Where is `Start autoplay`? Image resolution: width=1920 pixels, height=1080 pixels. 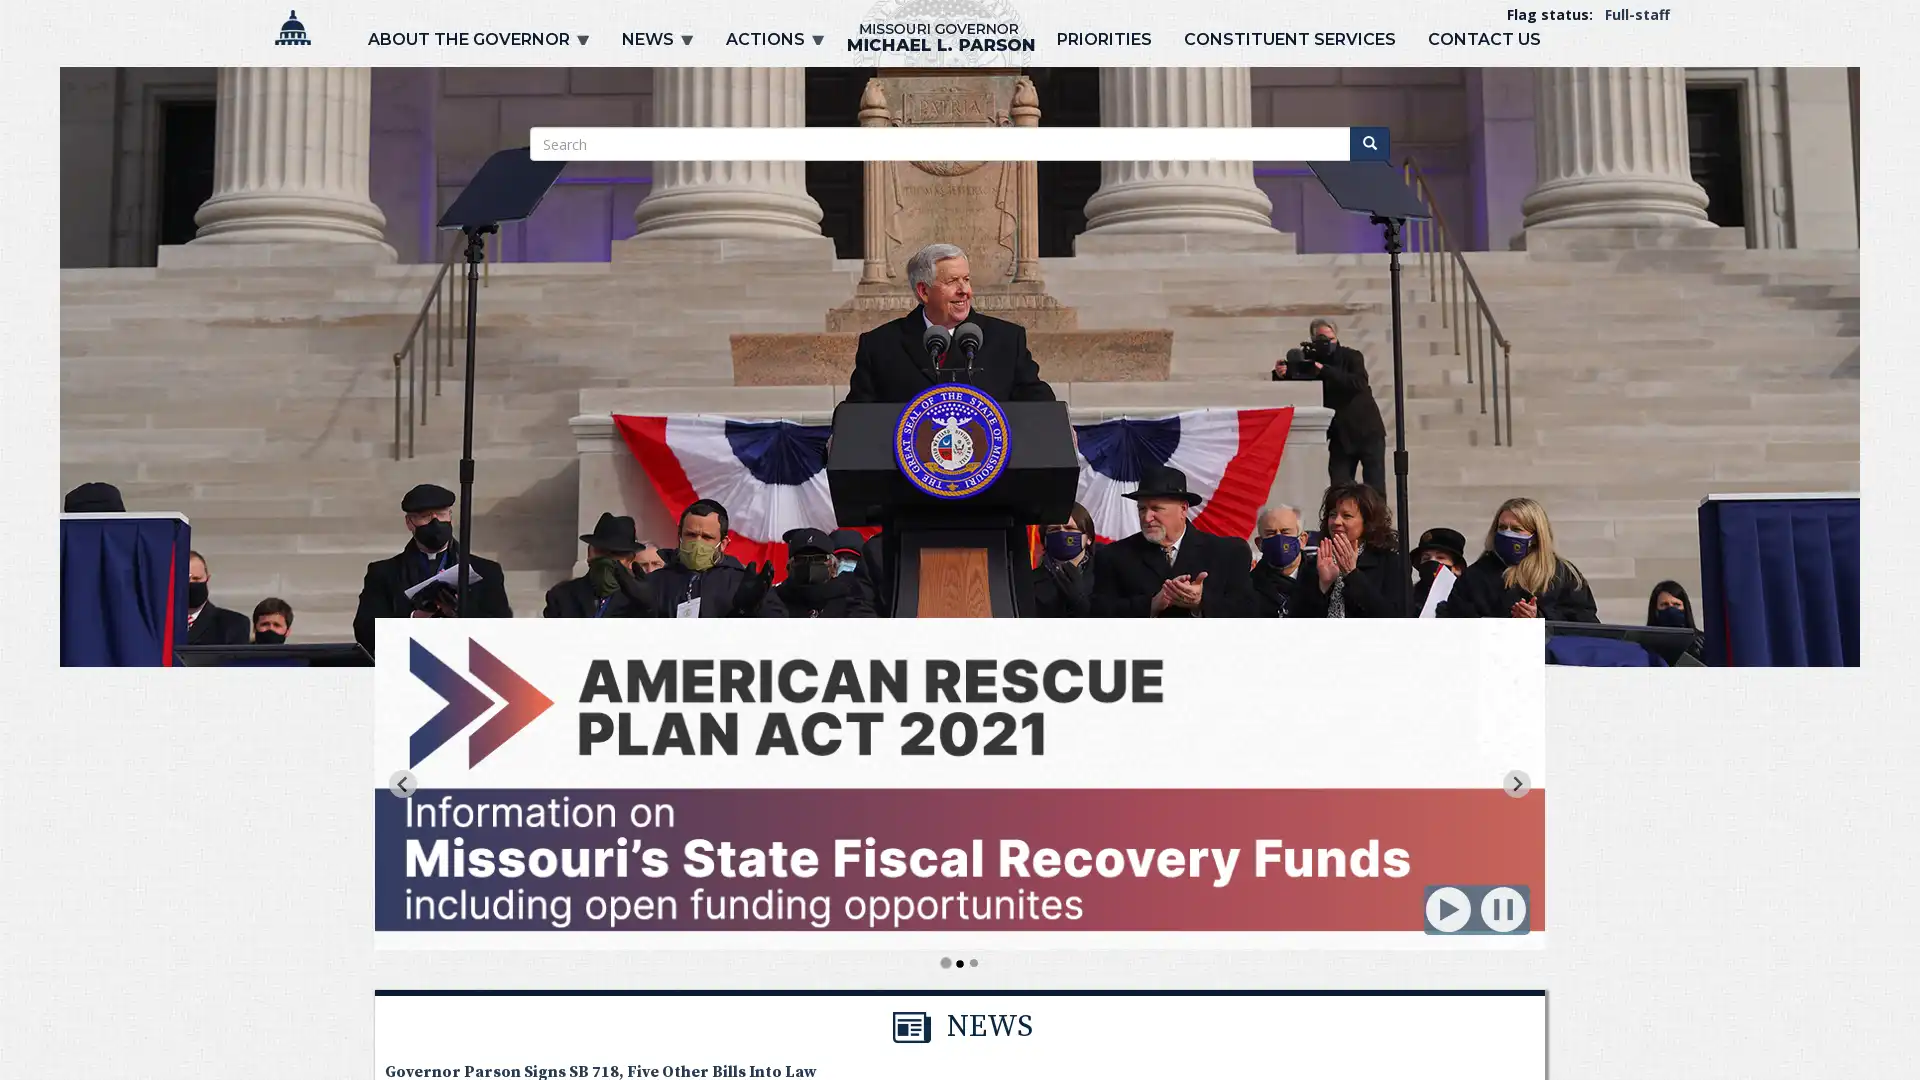 Start autoplay is located at coordinates (1449, 910).